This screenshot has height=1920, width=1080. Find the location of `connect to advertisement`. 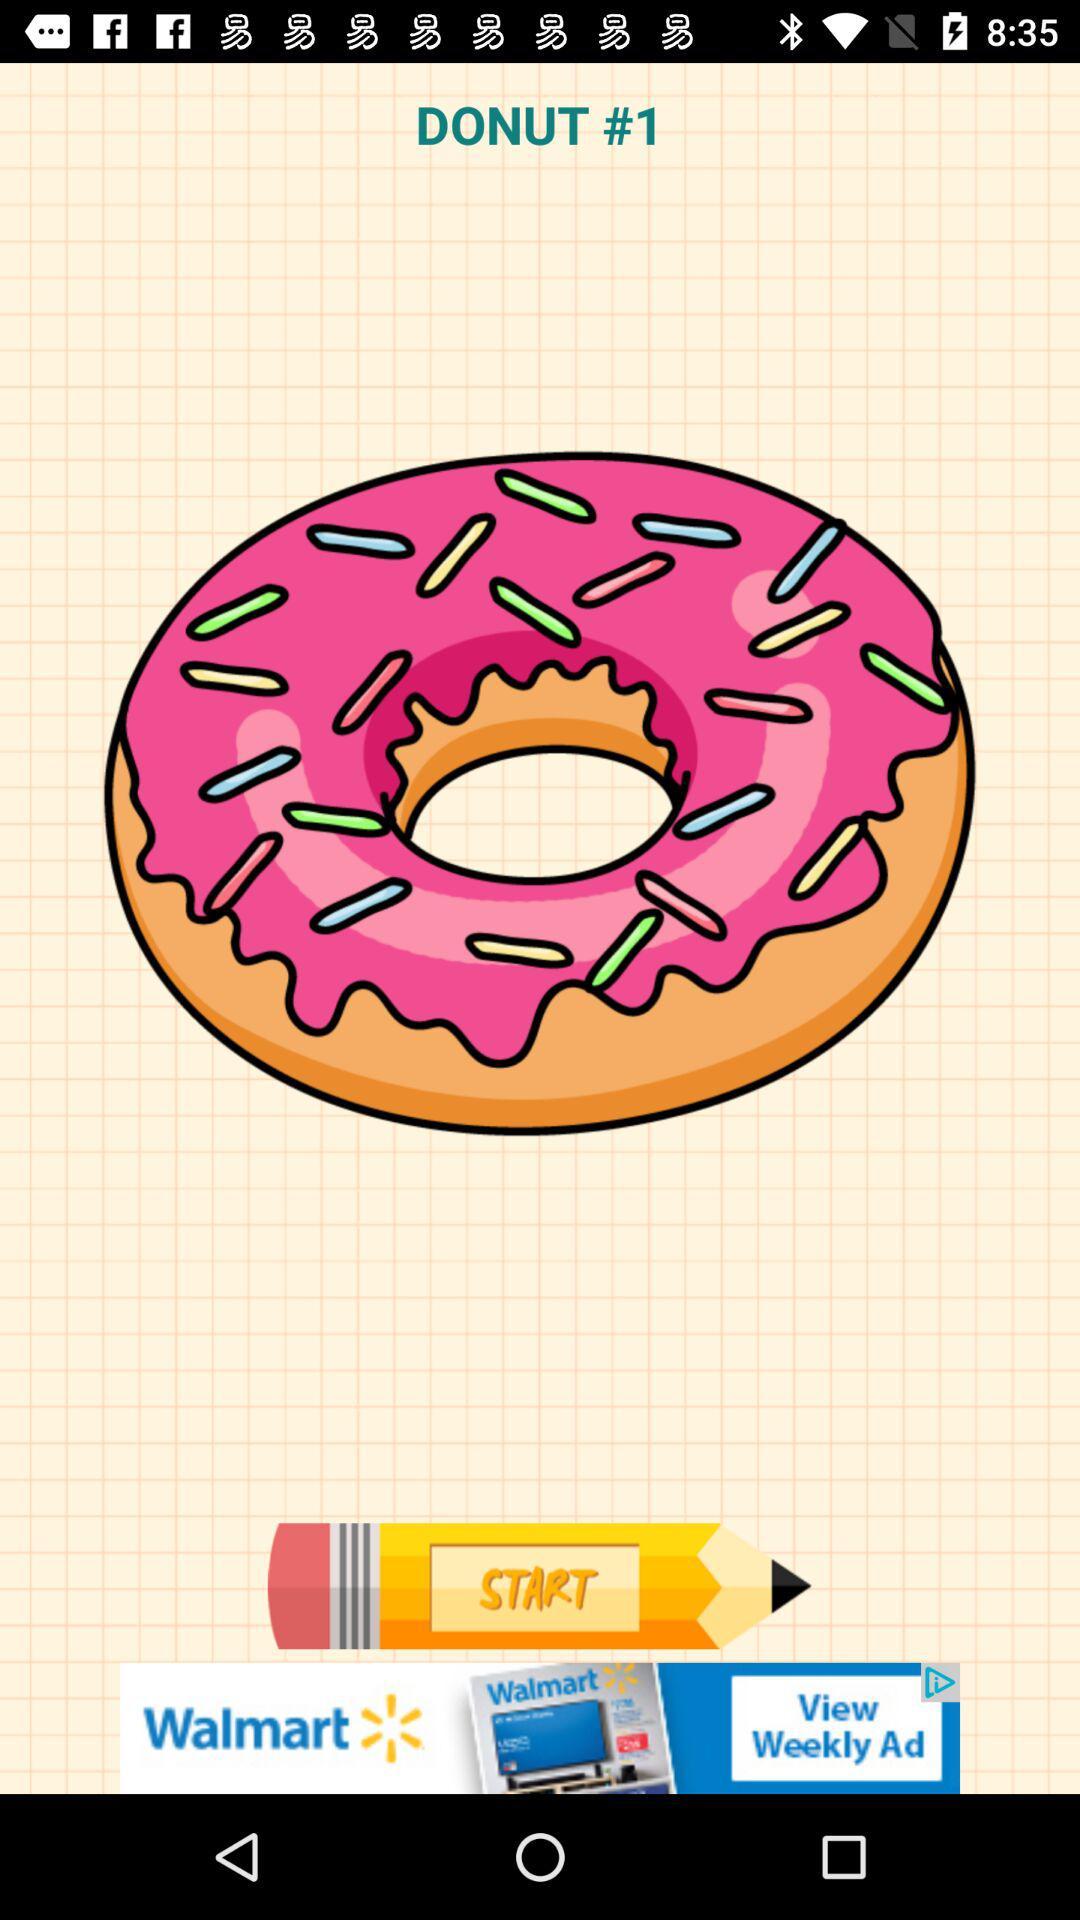

connect to advertisement is located at coordinates (540, 1727).